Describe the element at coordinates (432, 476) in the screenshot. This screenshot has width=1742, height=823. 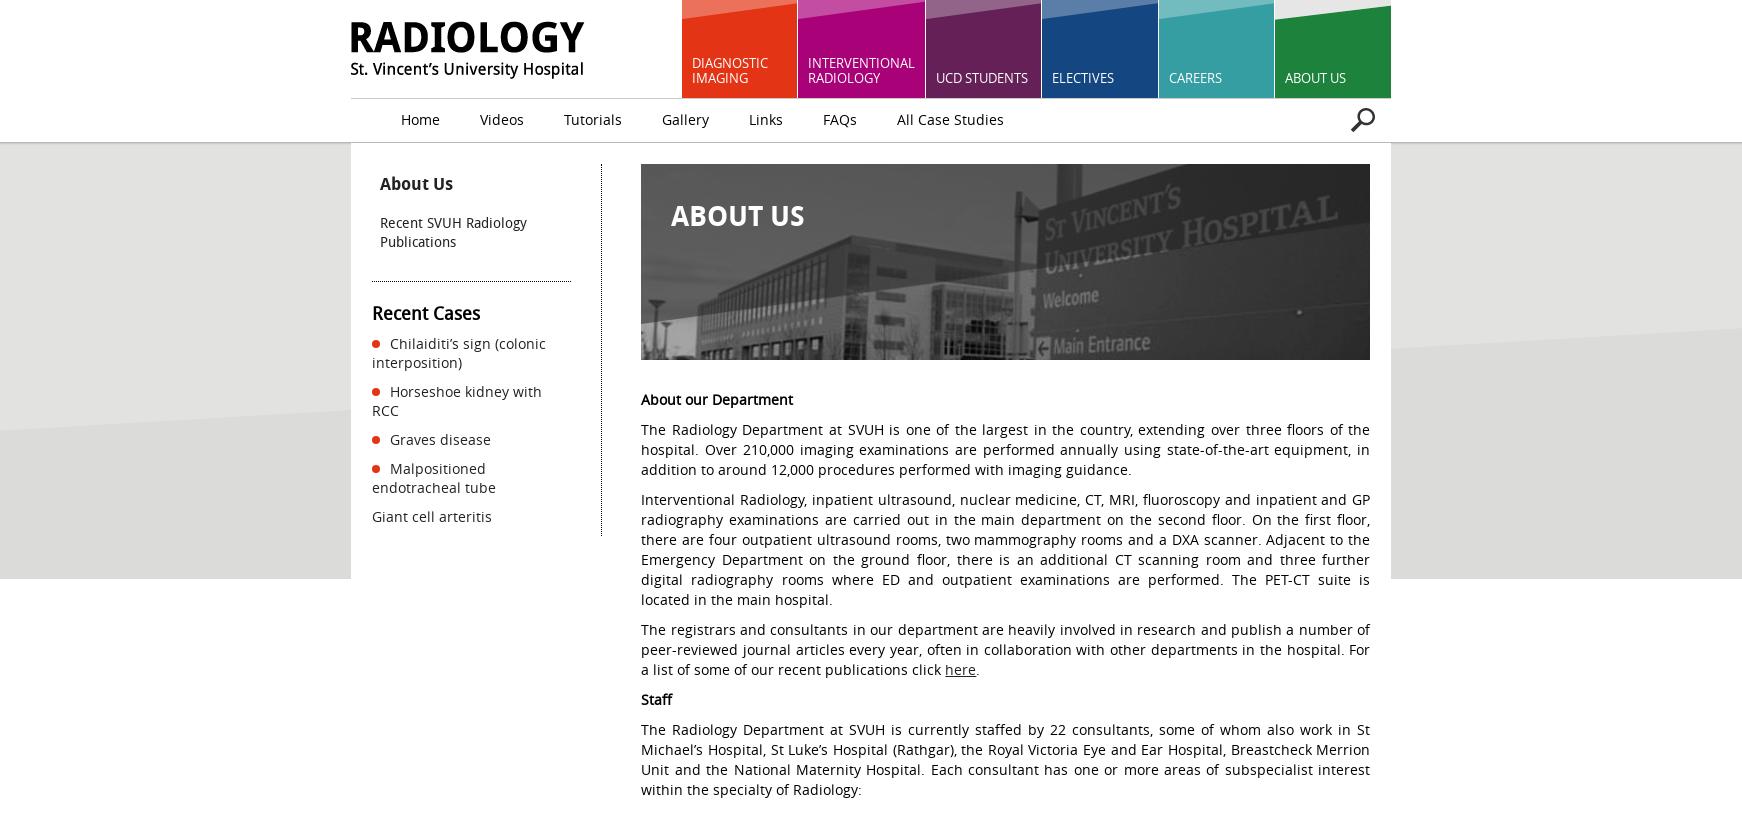
I see `'Malpositioned endotracheal tube'` at that location.